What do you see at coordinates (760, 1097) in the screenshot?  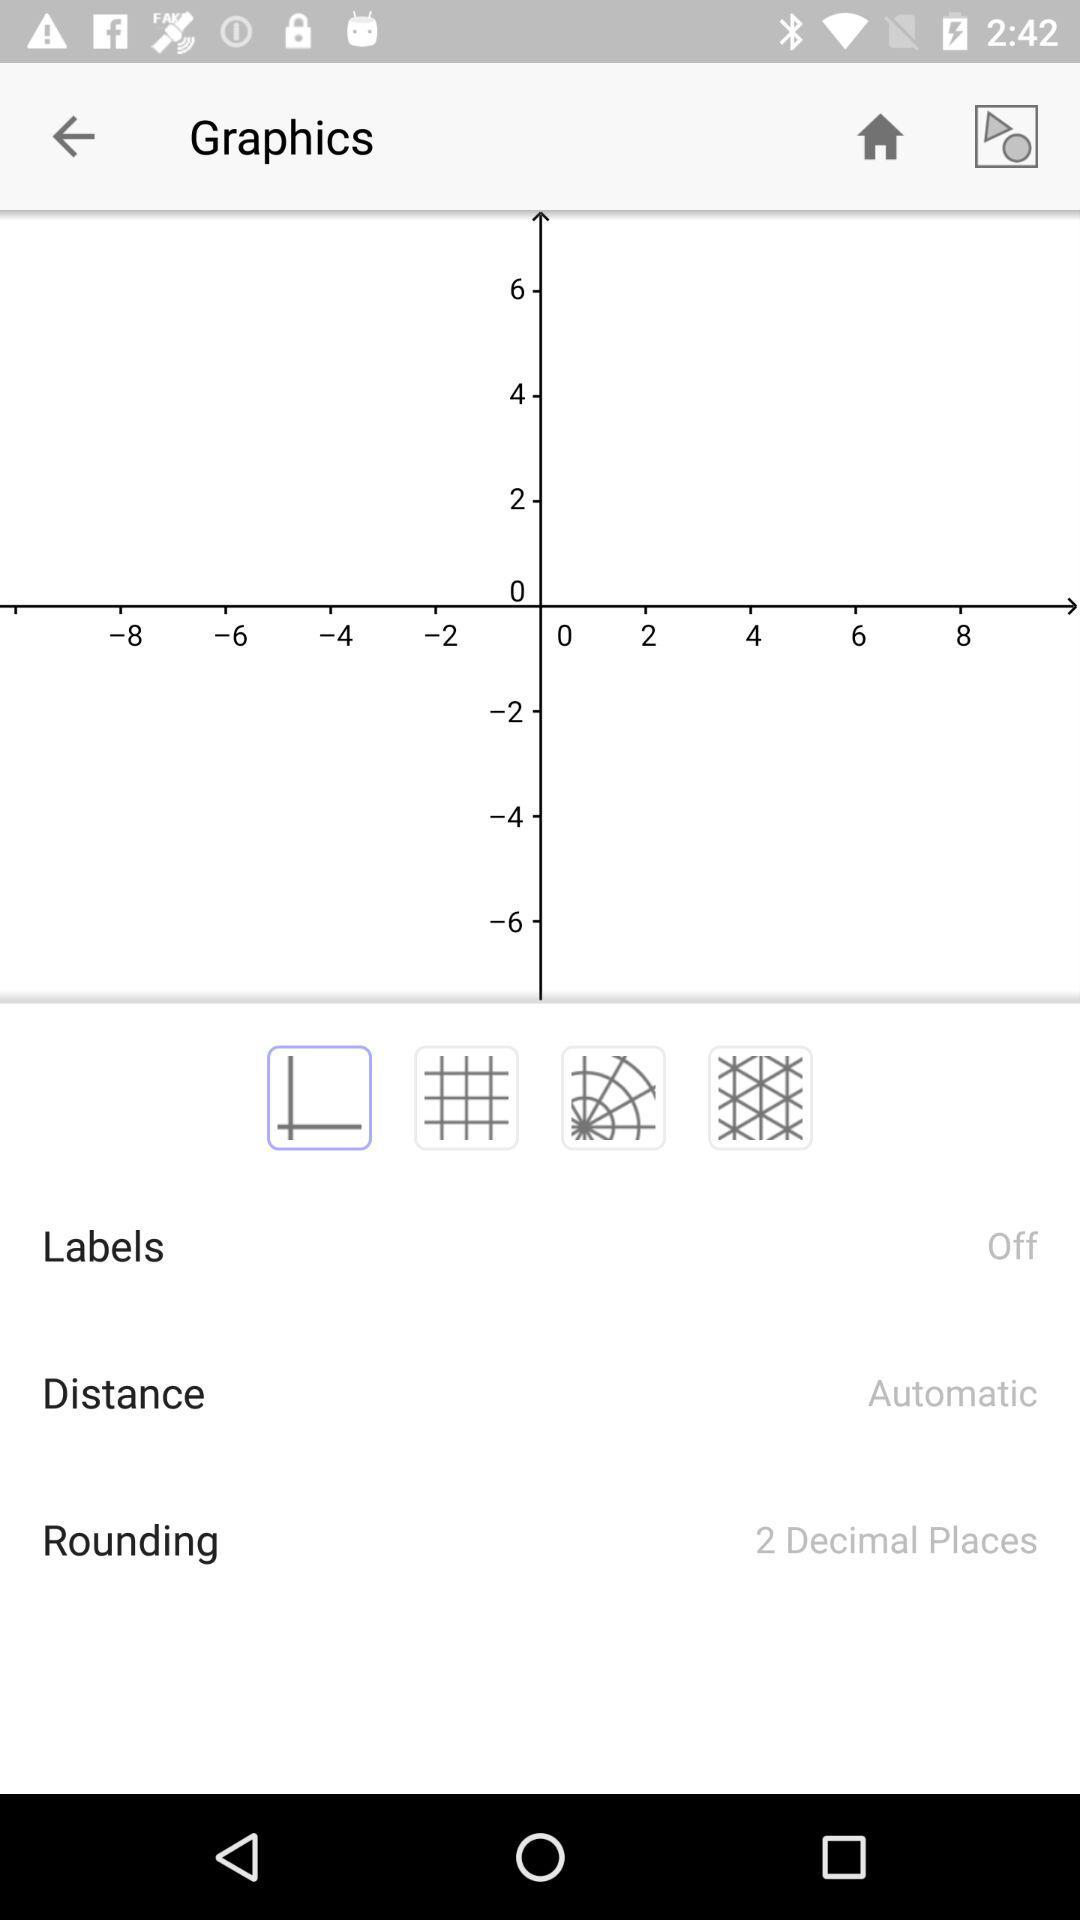 I see `the fourth icon above text labels` at bounding box center [760, 1097].